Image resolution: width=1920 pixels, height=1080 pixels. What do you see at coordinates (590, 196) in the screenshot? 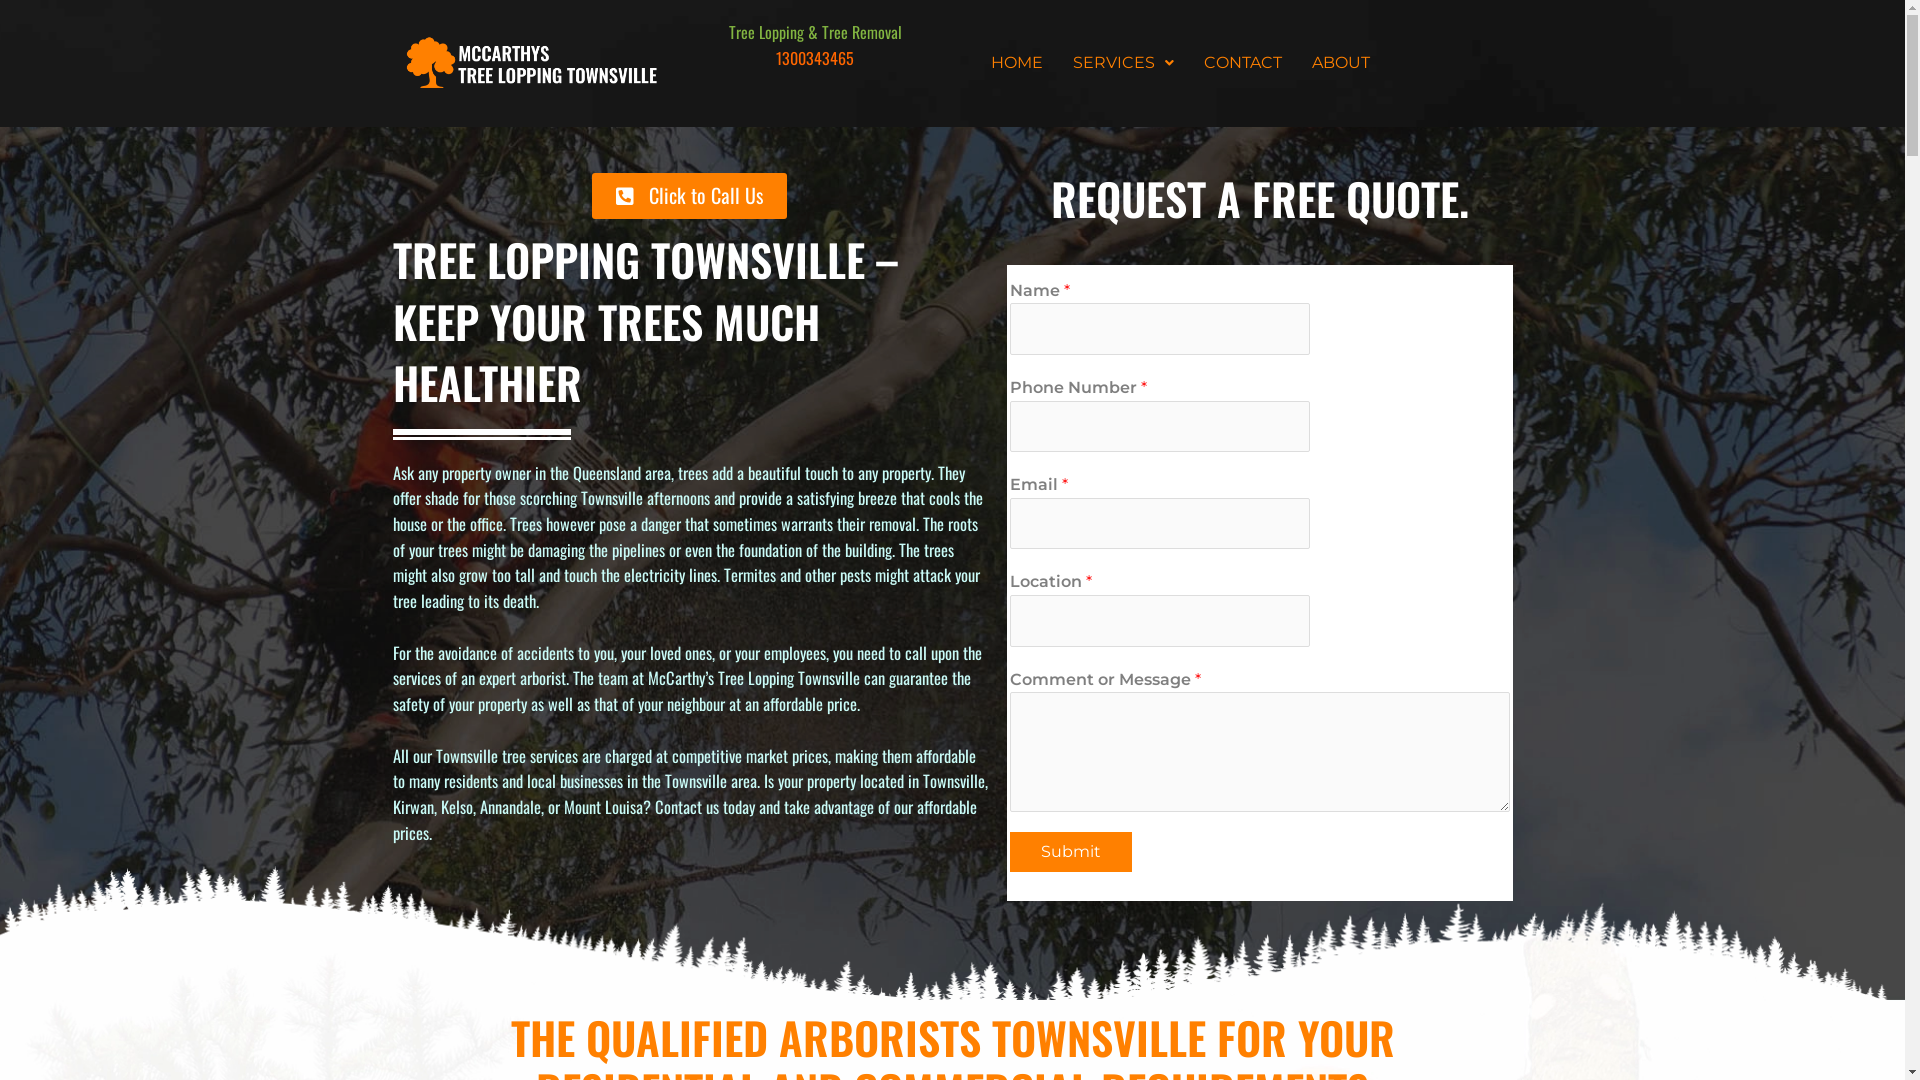
I see `'Click to Call Us'` at bounding box center [590, 196].